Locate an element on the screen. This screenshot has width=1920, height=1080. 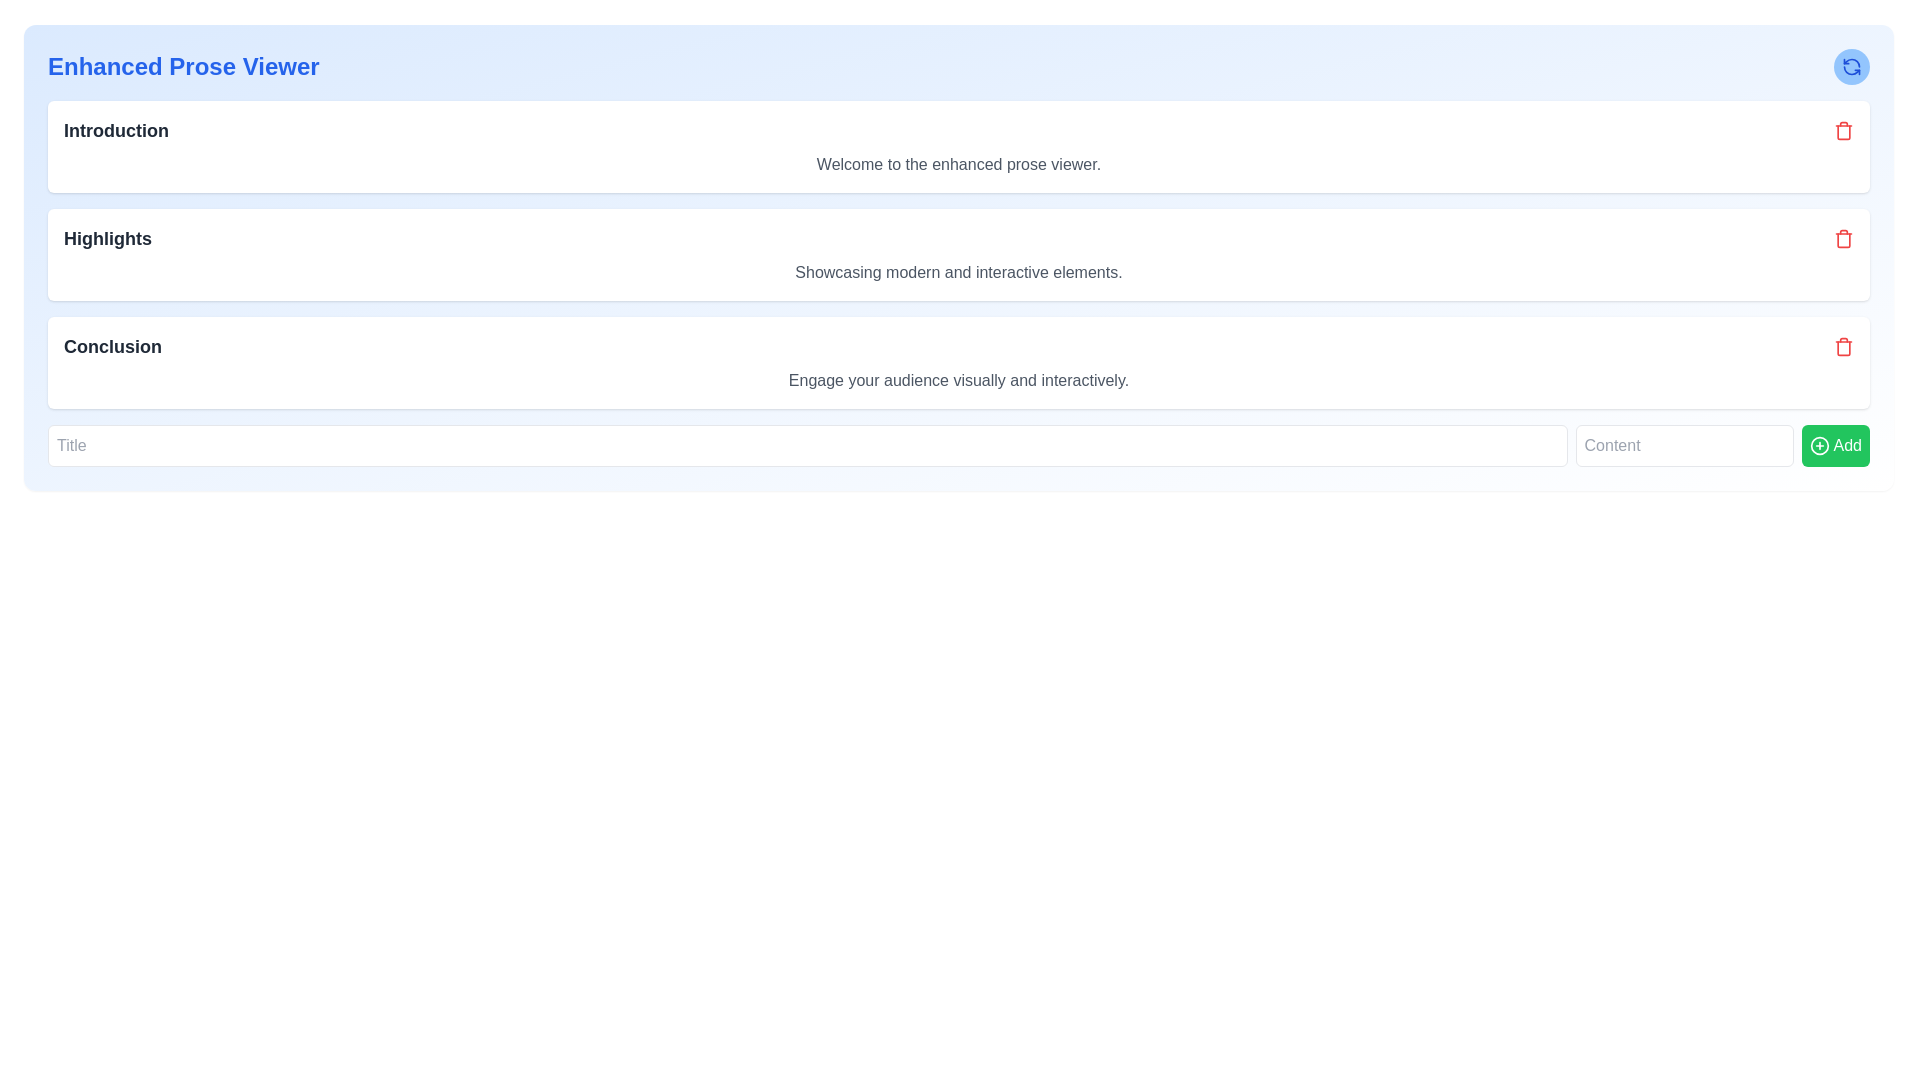
the heading text 'Enhanced Prose Viewer' which is bold, blue, and large, located at the top-left corner of the interface is located at coordinates (183, 65).